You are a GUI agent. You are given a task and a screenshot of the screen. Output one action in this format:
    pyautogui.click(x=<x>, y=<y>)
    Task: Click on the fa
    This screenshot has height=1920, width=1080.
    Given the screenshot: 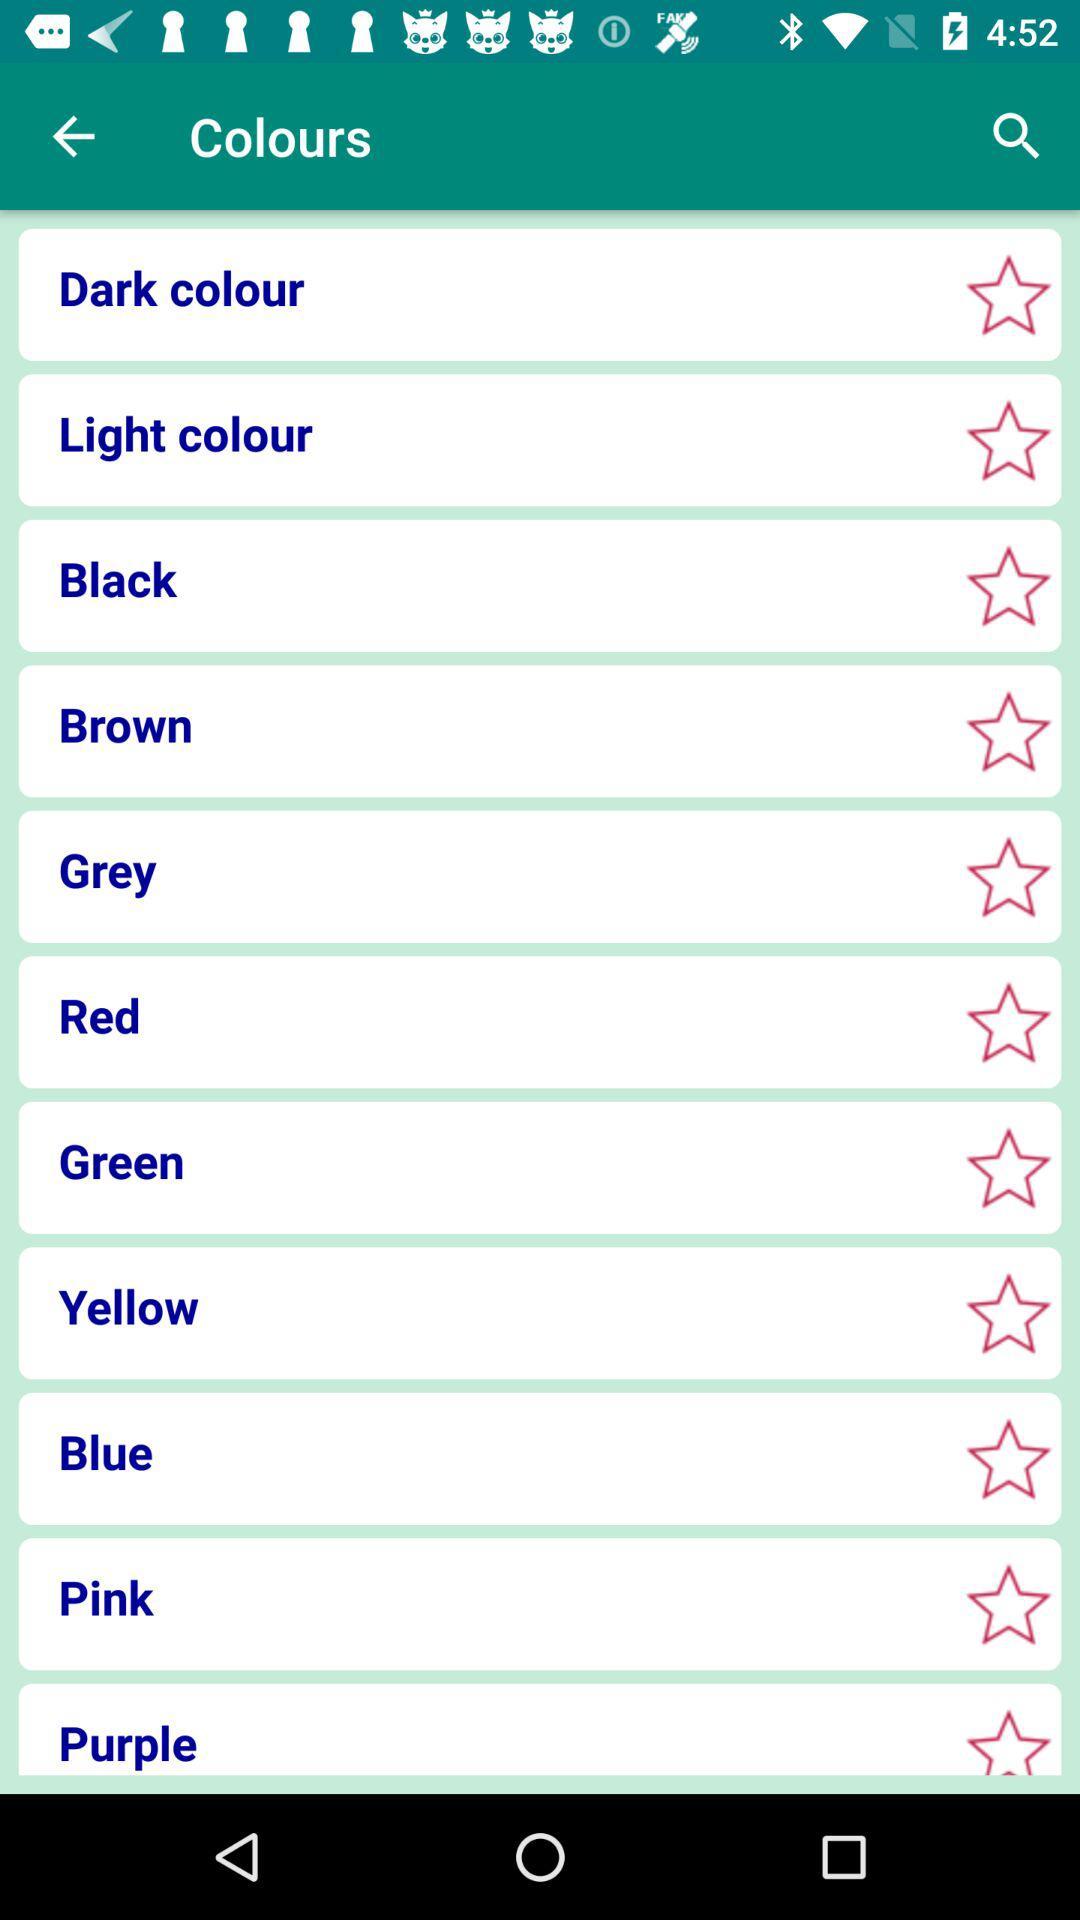 What is the action you would take?
    pyautogui.click(x=1008, y=730)
    